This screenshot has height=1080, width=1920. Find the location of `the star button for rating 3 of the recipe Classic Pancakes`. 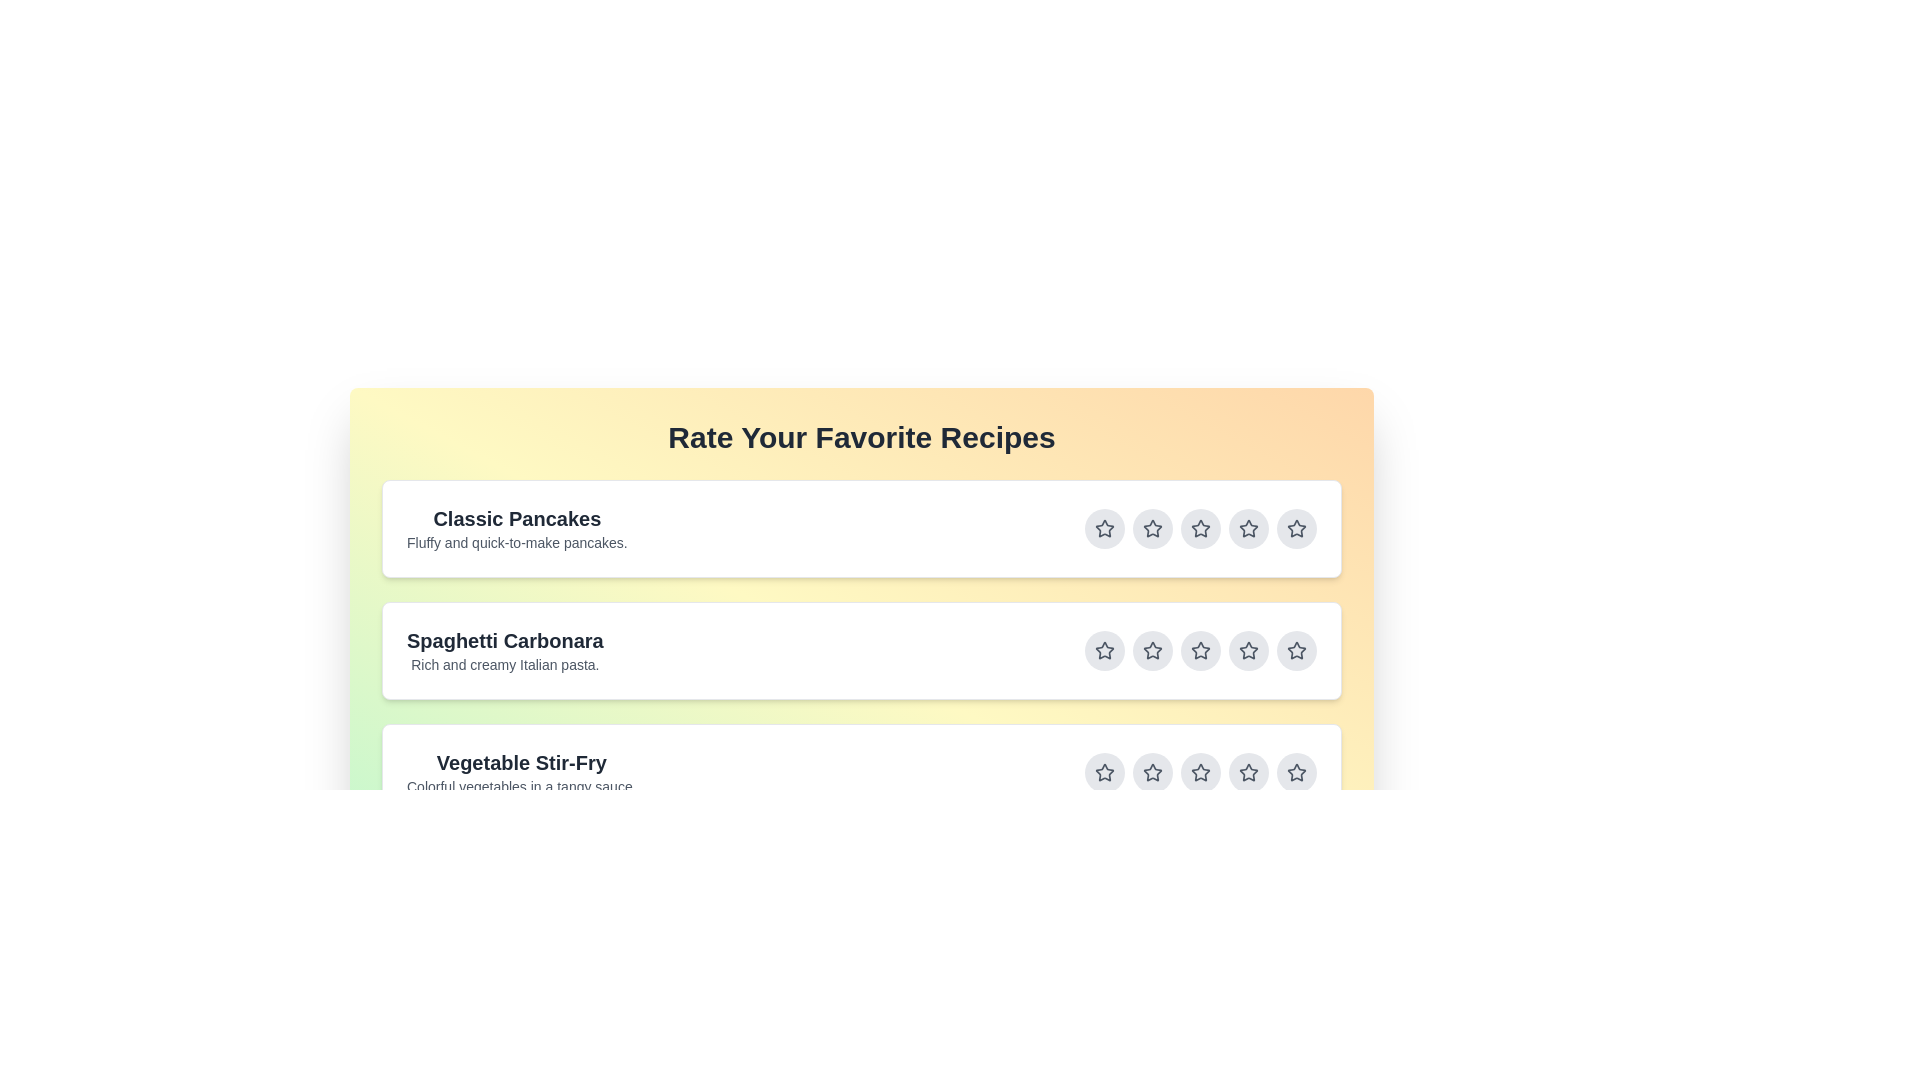

the star button for rating 3 of the recipe Classic Pancakes is located at coordinates (1200, 527).